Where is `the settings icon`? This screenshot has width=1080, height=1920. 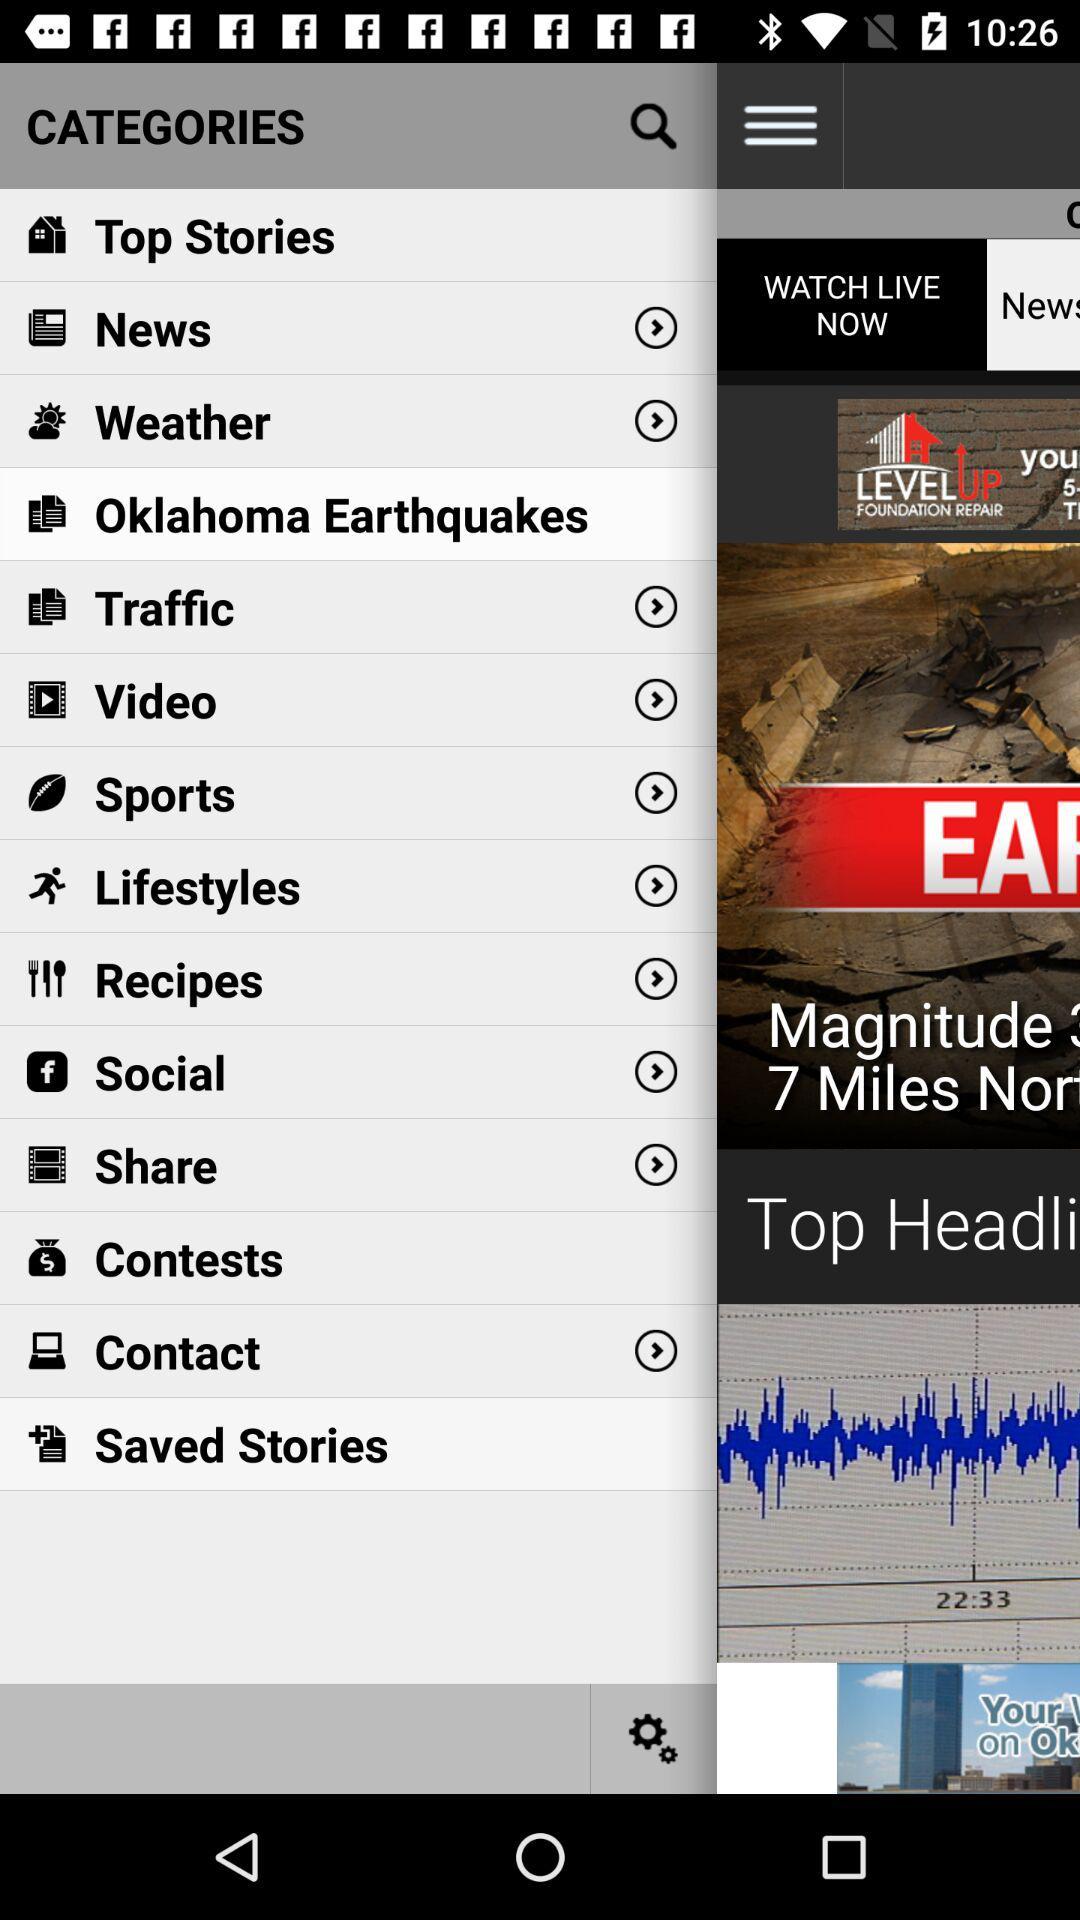
the settings icon is located at coordinates (654, 1737).